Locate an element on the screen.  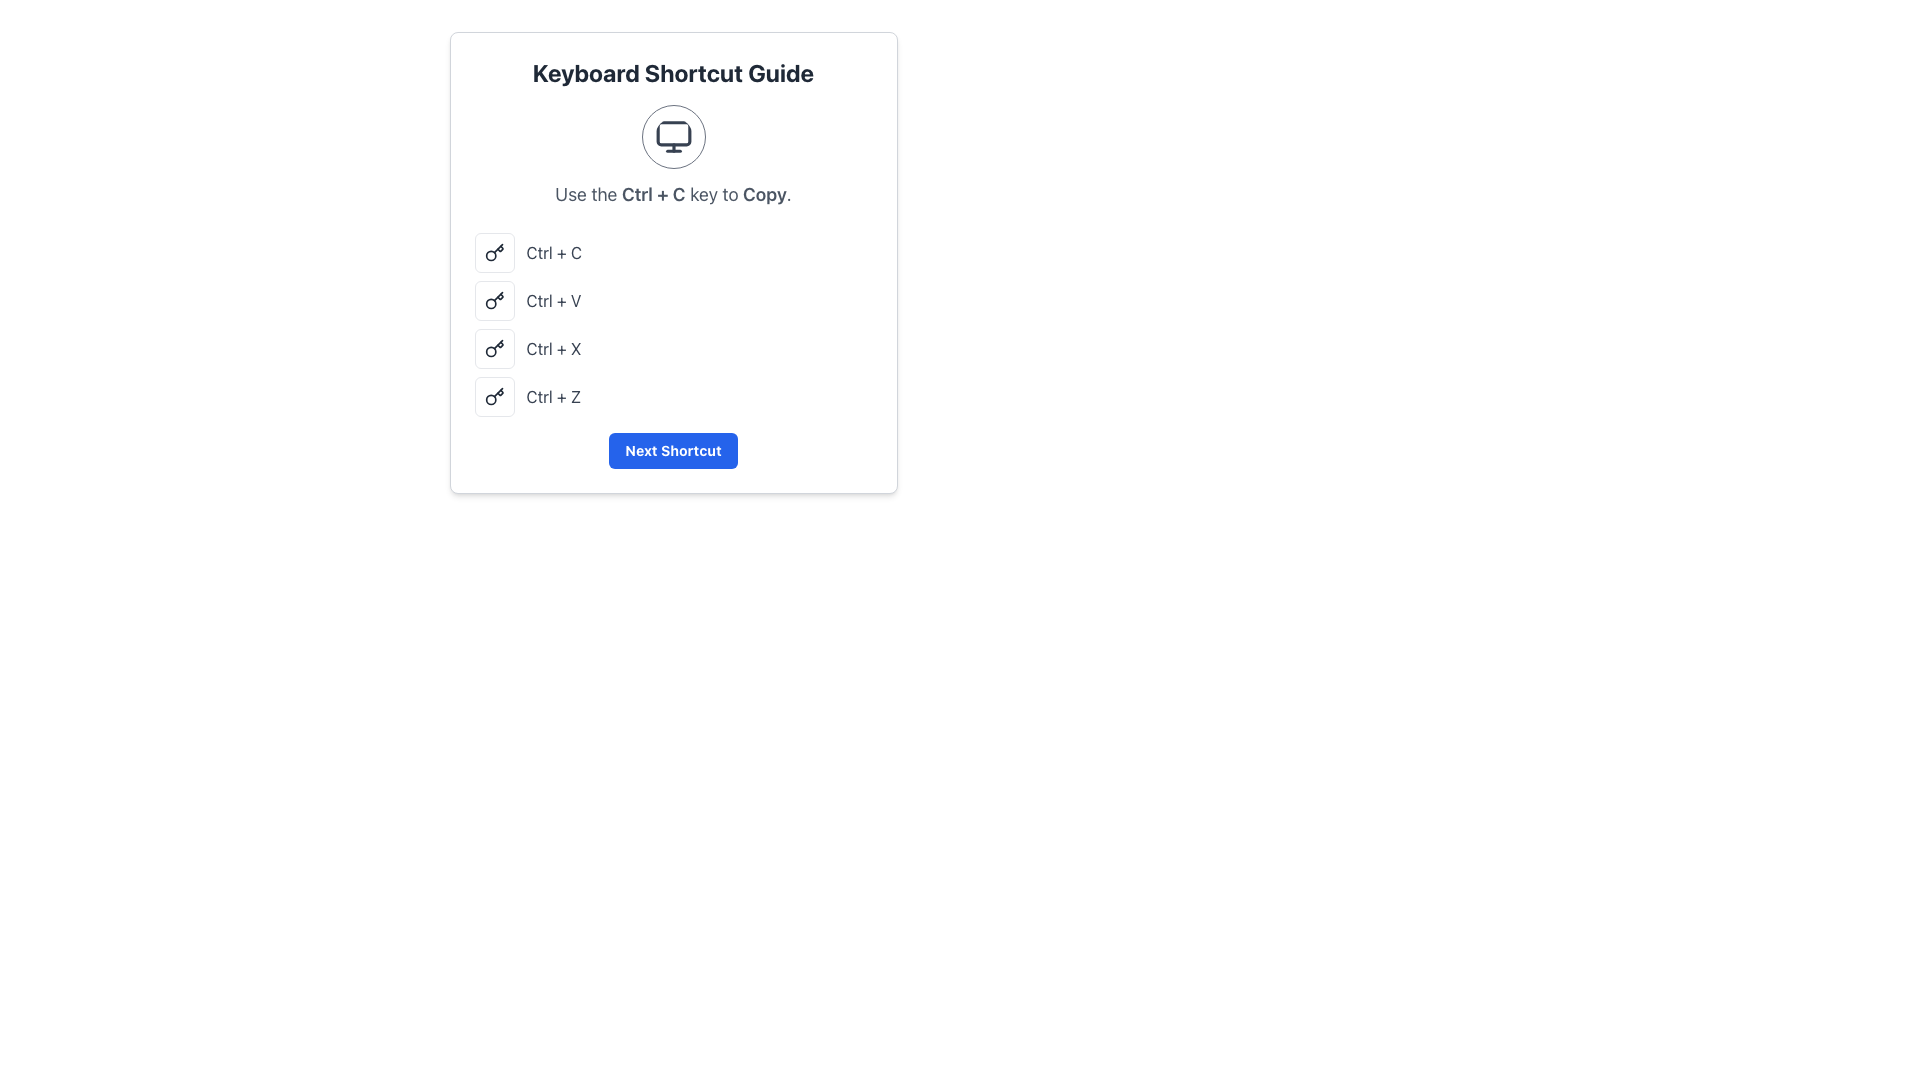
text snippet displaying 'Ctrl + C' in bold font located centrally at the top of the interface, immediately before the bold text 'Copy' is located at coordinates (653, 194).